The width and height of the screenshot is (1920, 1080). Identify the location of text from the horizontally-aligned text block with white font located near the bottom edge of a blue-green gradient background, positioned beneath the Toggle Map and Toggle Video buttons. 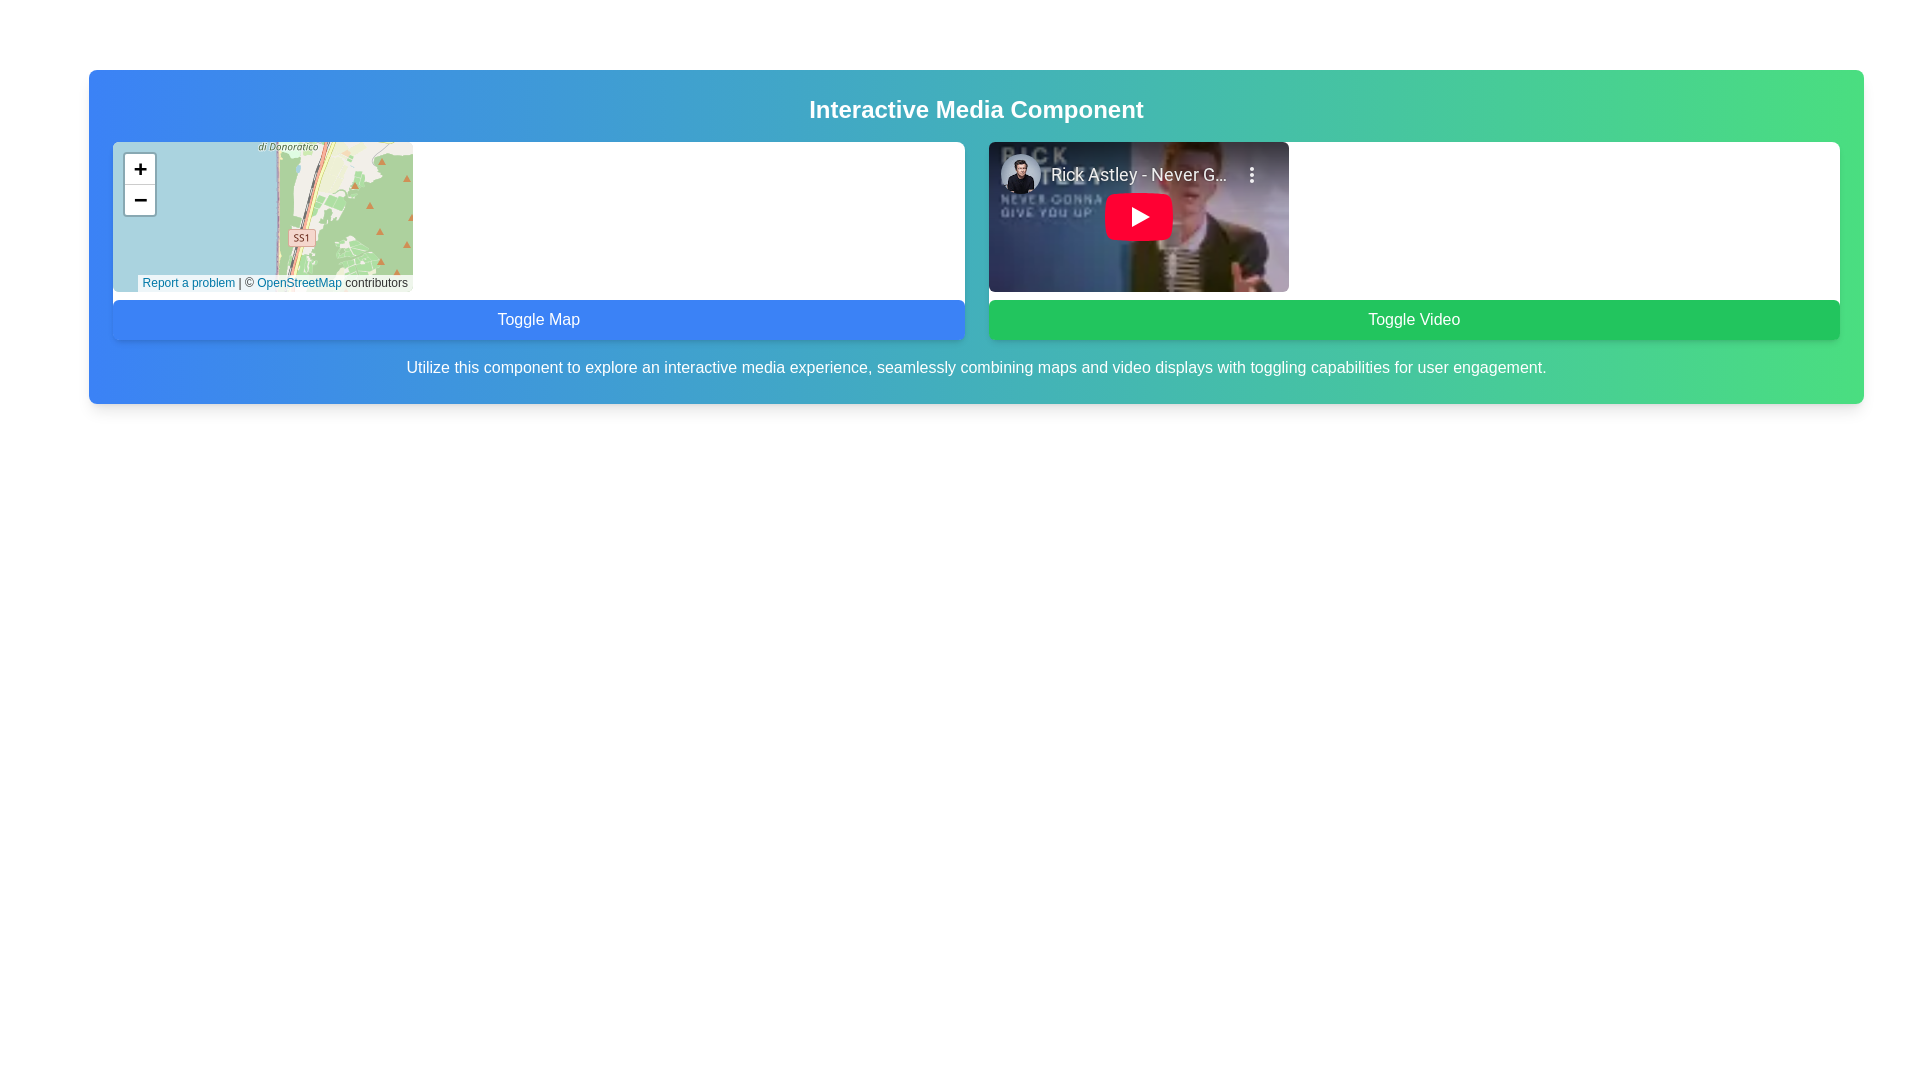
(976, 367).